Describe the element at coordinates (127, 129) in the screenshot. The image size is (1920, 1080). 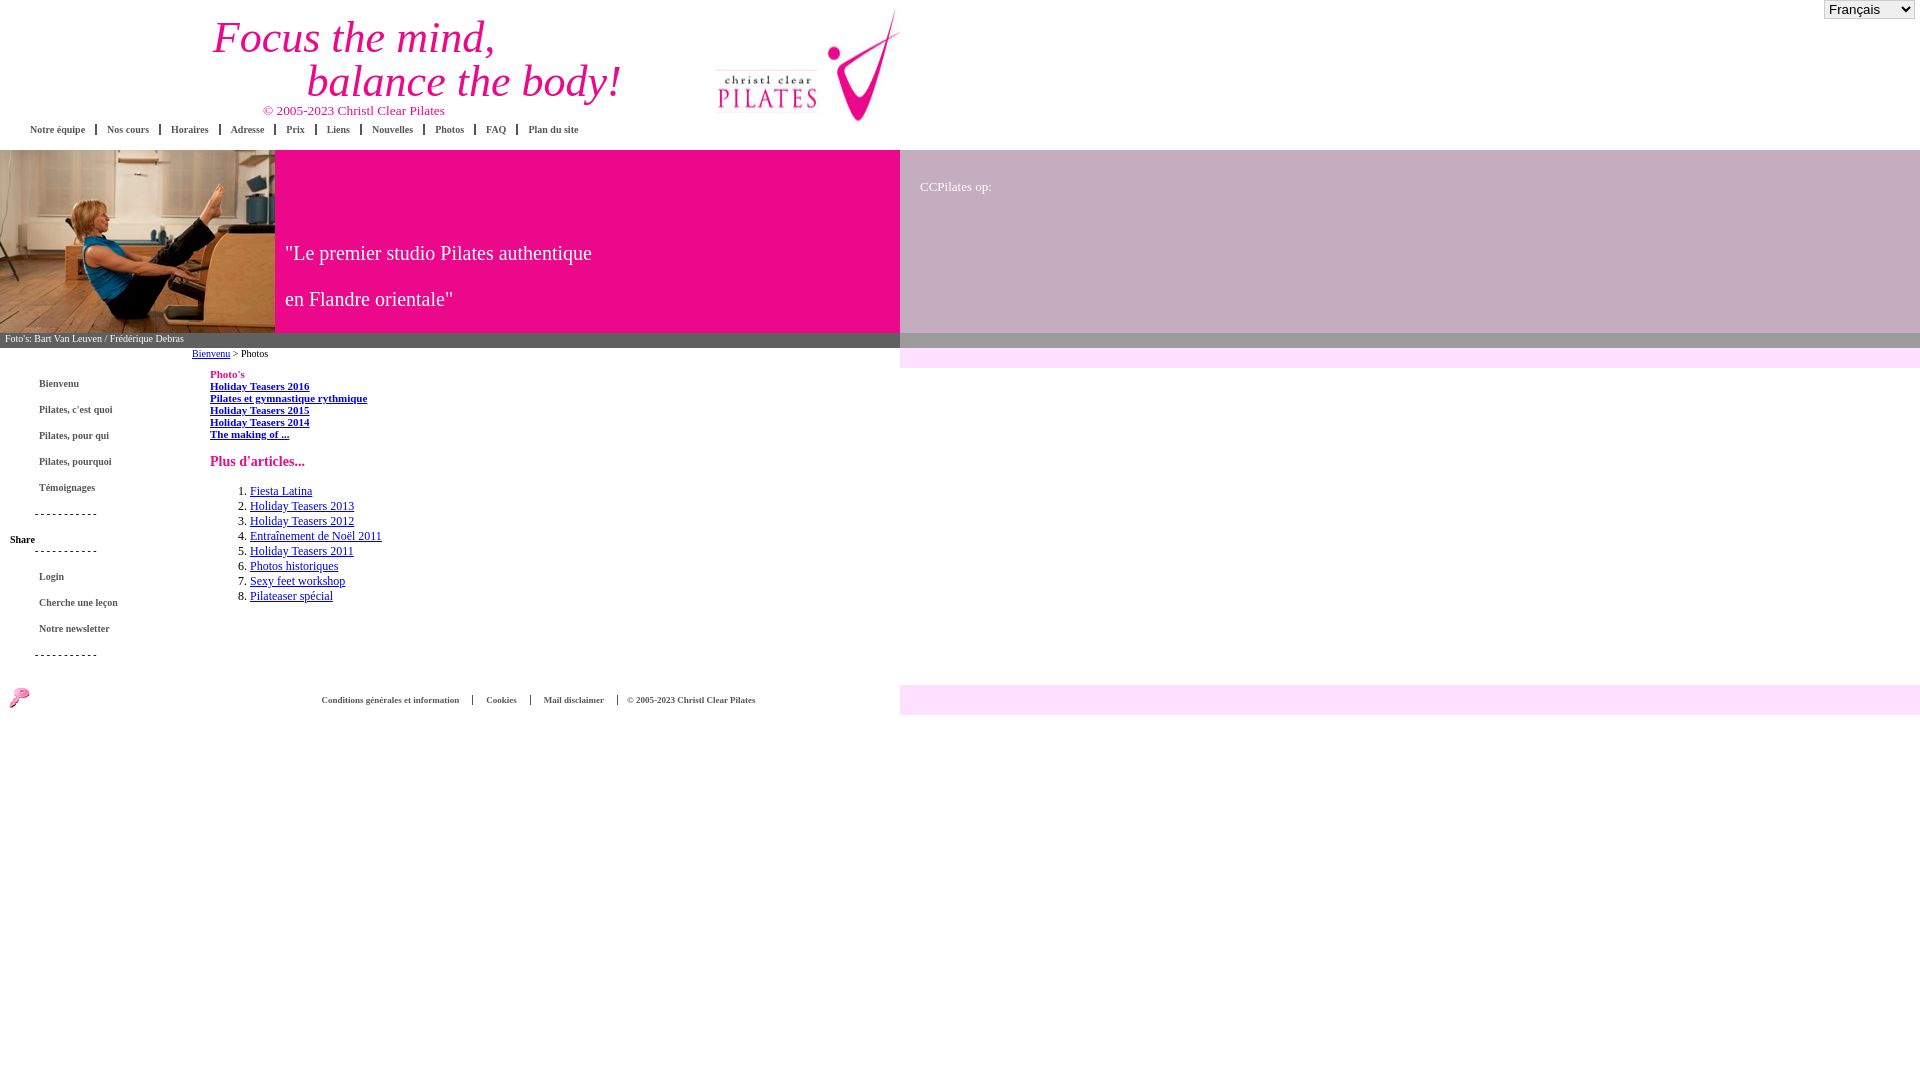
I see `'Nos cours'` at that location.